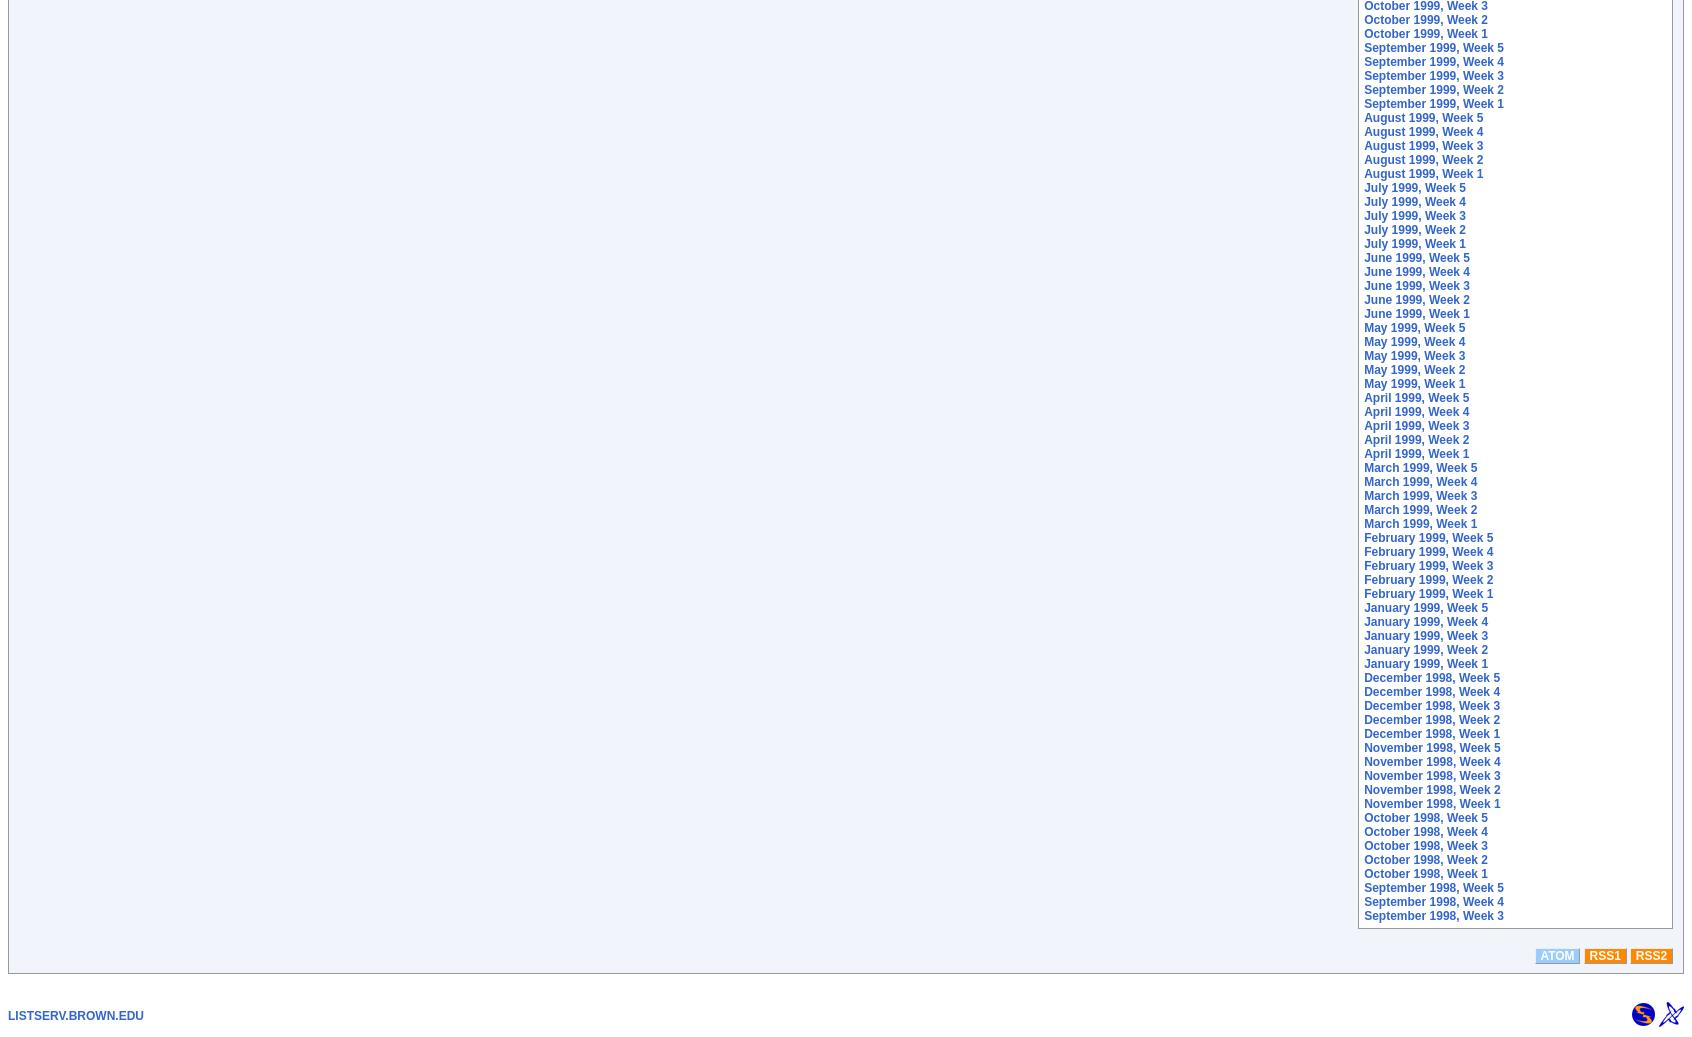  I want to click on 'October 1998, Week 3', so click(1425, 845).